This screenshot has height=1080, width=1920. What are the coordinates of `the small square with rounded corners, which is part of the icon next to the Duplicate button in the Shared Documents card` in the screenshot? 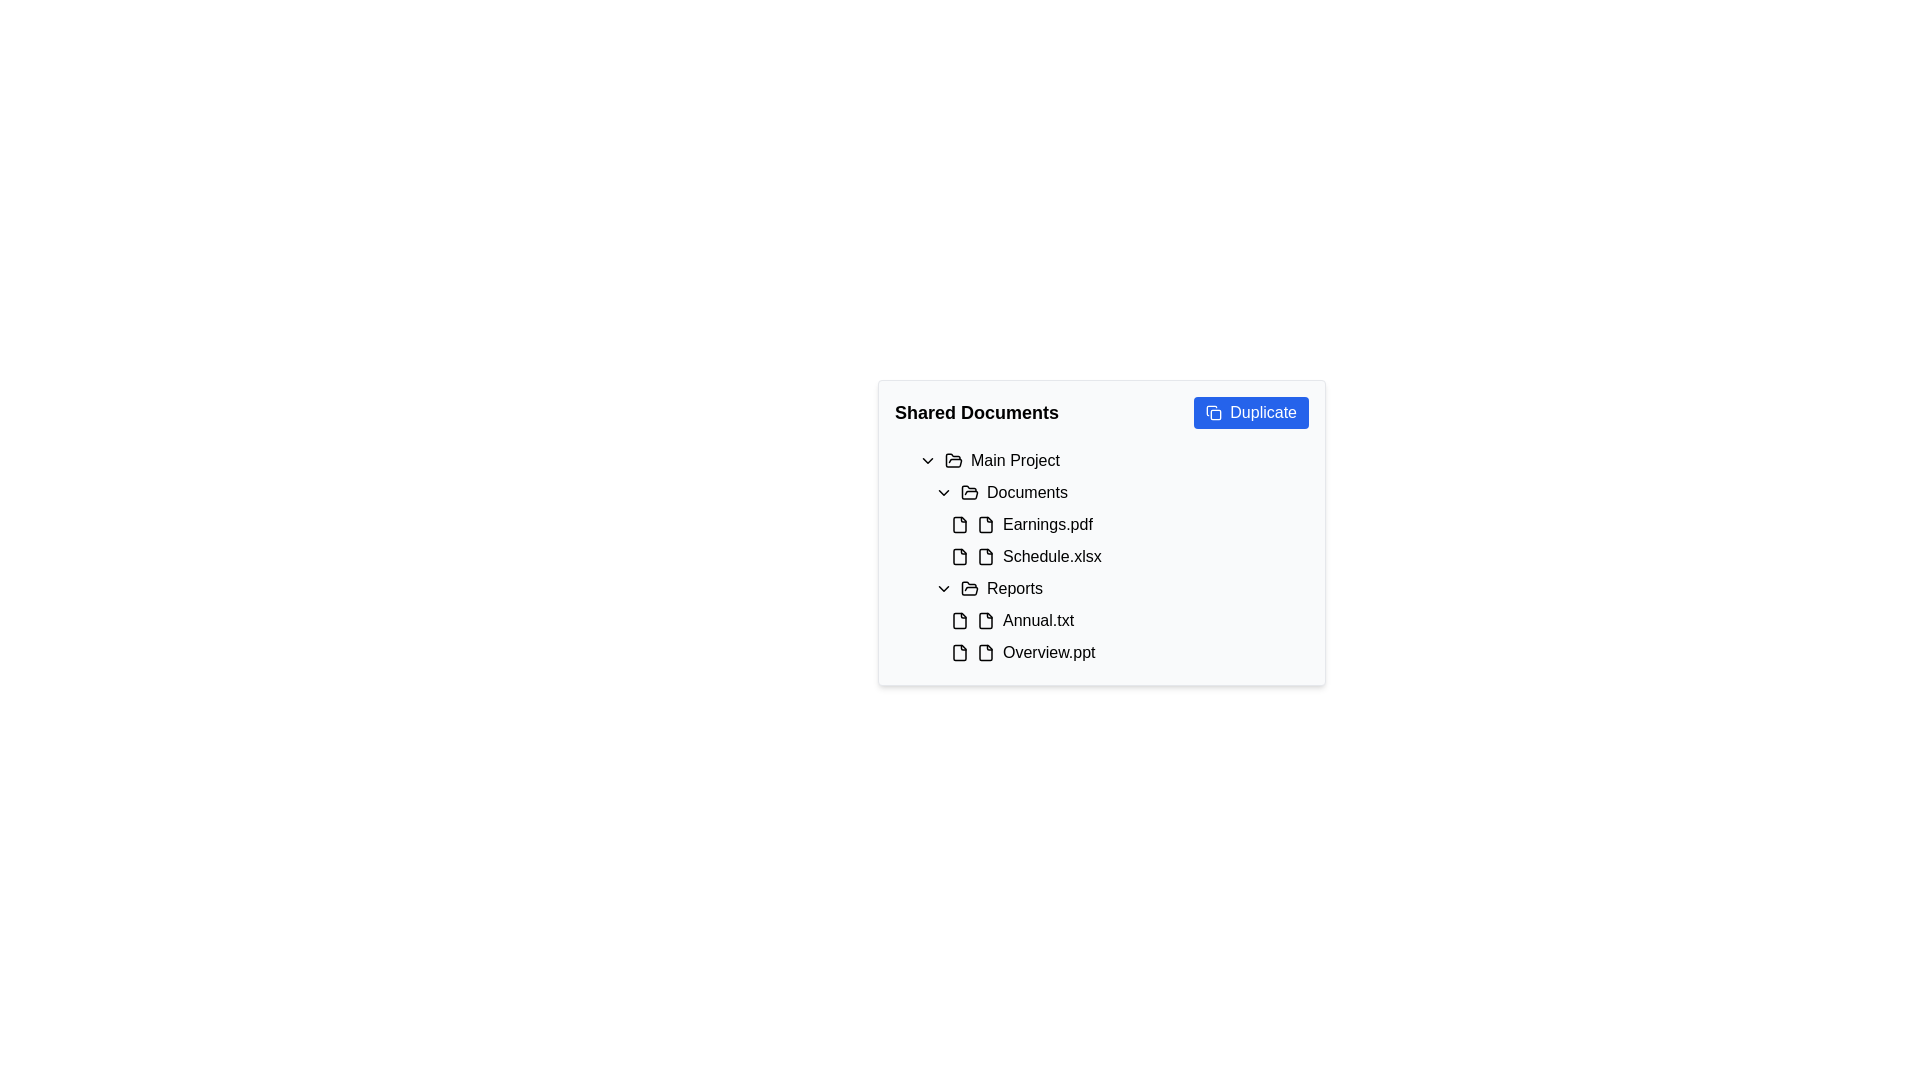 It's located at (1215, 414).